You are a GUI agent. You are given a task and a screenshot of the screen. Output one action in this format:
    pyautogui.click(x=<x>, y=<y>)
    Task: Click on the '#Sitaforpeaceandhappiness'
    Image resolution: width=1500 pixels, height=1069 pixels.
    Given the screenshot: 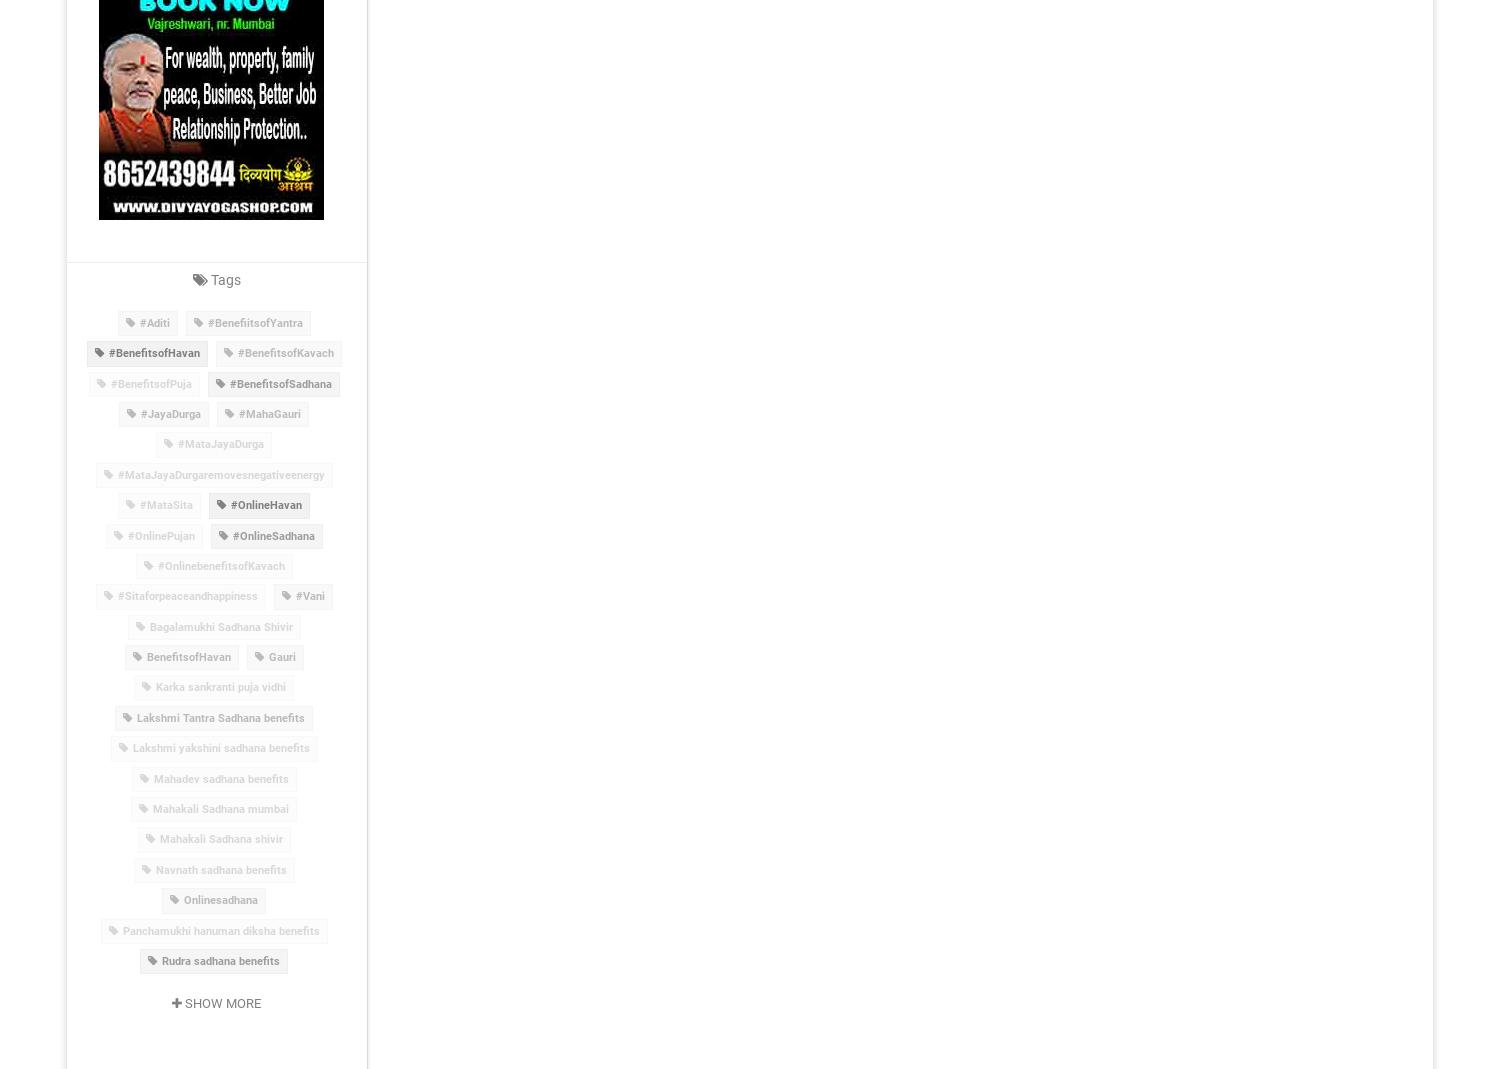 What is the action you would take?
    pyautogui.click(x=187, y=596)
    